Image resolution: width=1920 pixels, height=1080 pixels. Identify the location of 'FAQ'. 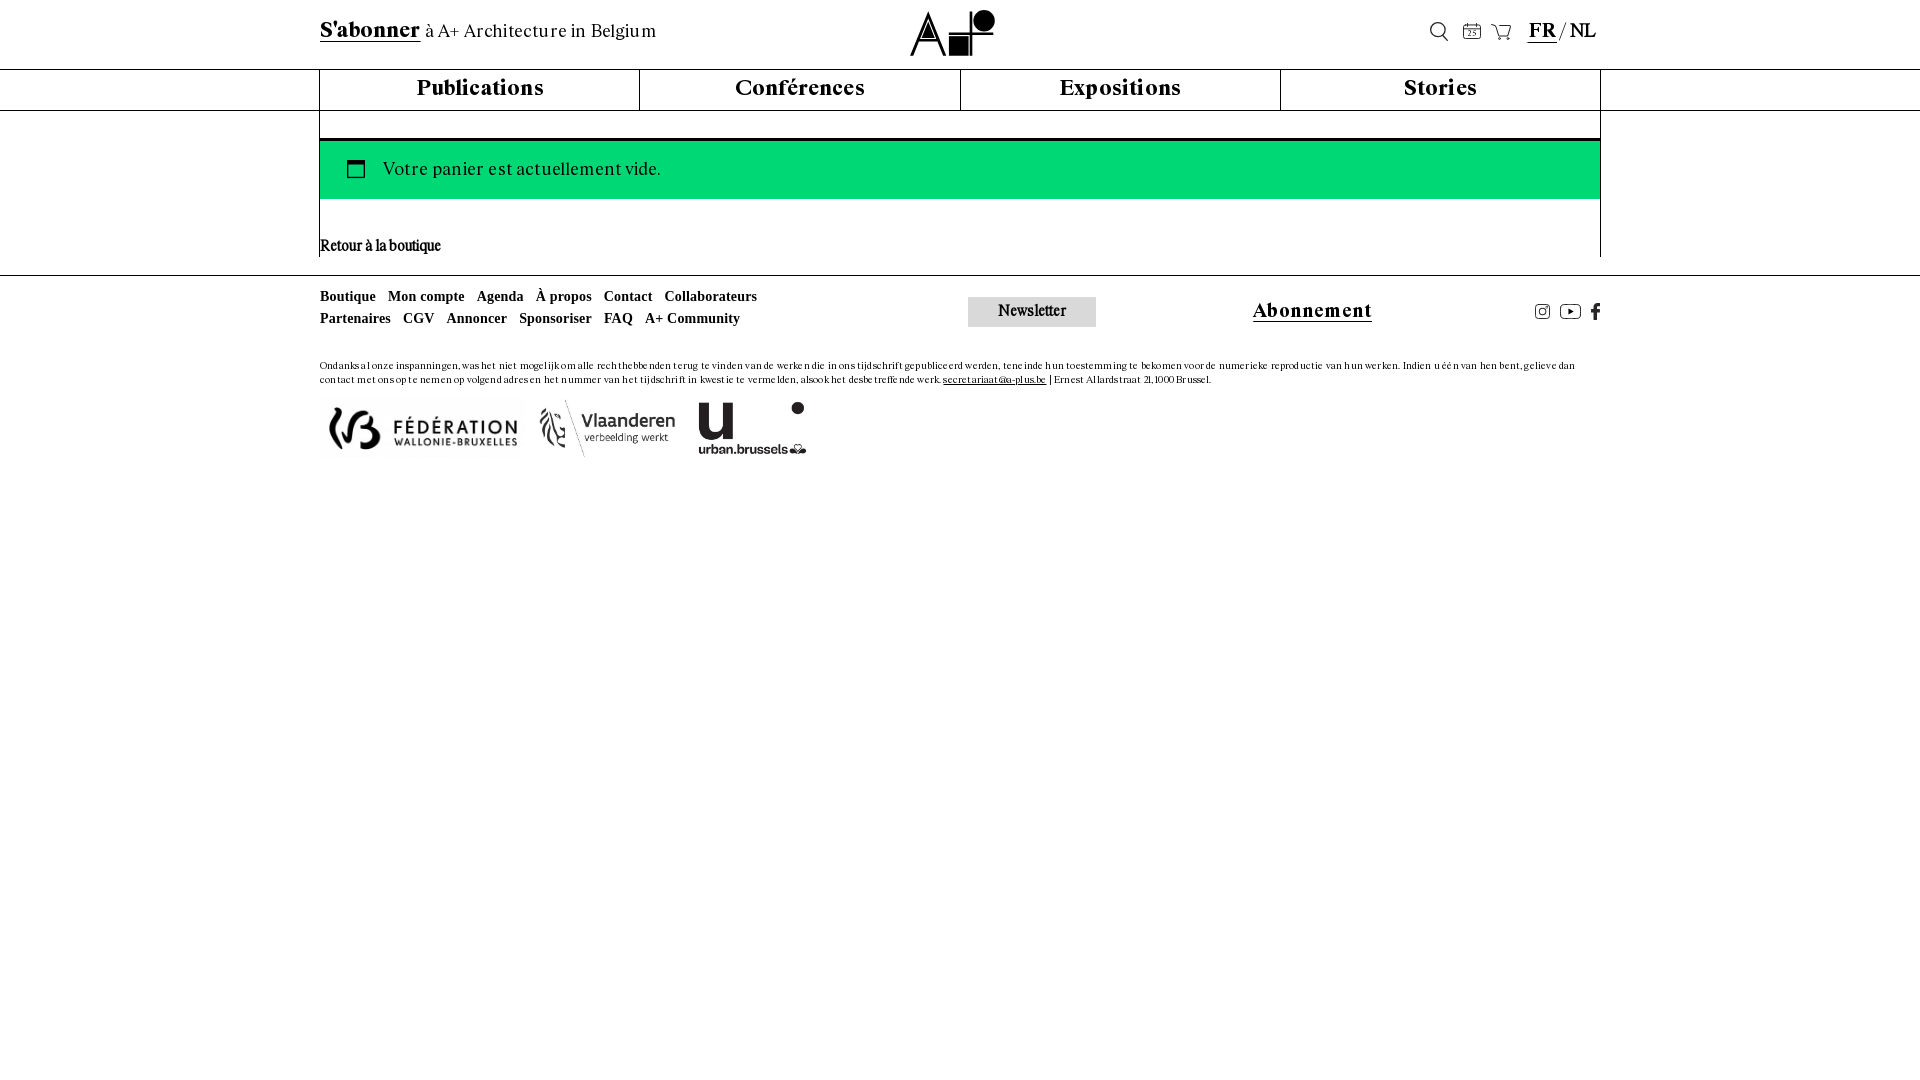
(603, 317).